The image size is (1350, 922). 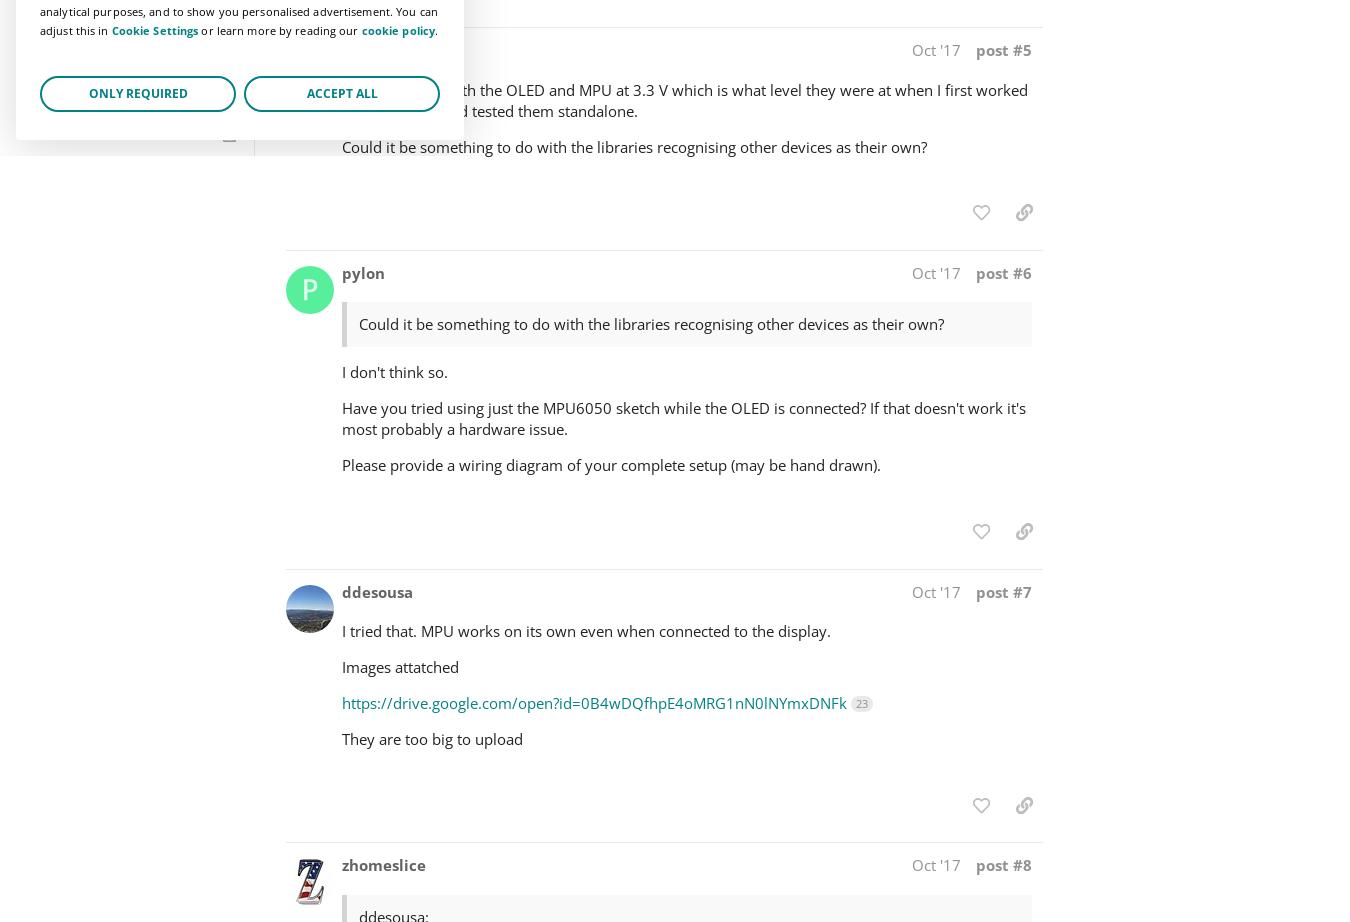 I want to click on 'Please provide a wiring diagram of your complete setup (may be hand drawn).', so click(x=611, y=464).